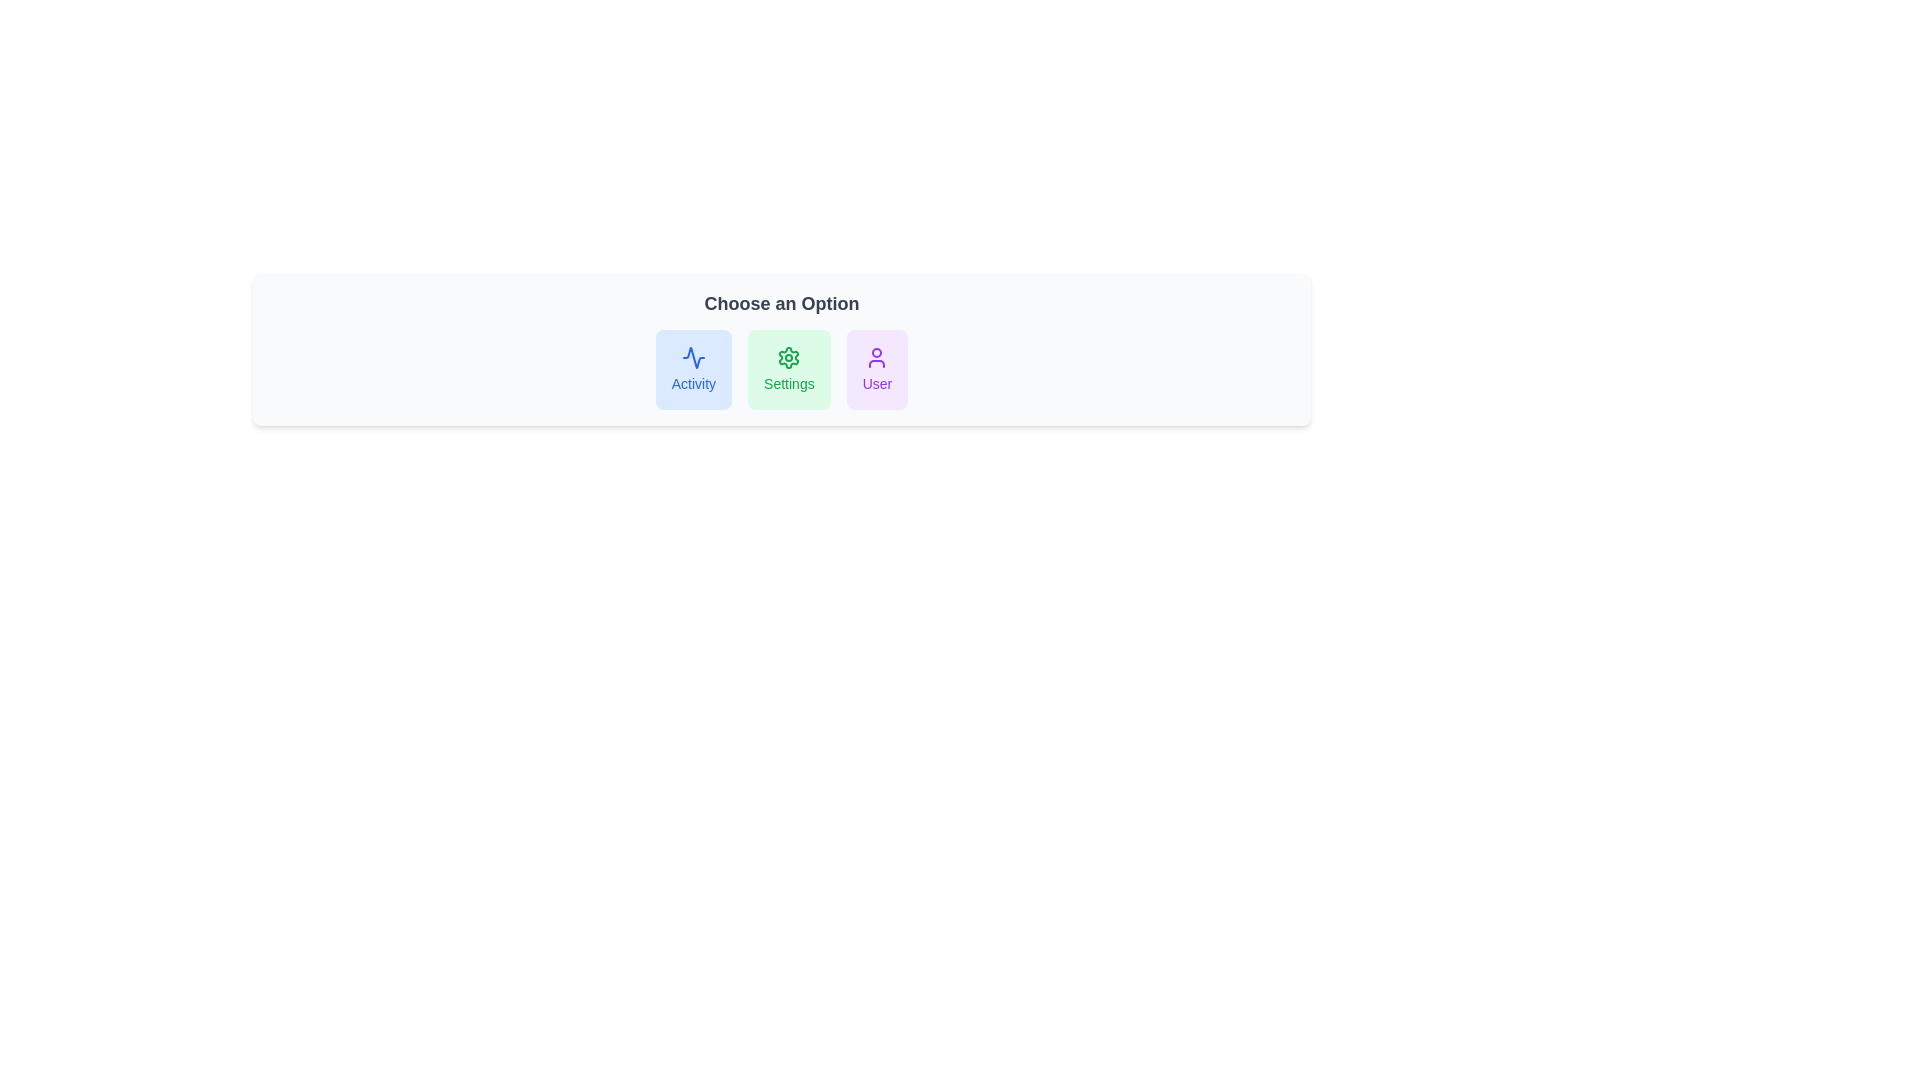 The image size is (1920, 1080). Describe the element at coordinates (877, 384) in the screenshot. I see `text label located below the icon in the third button from the left in a horizontal row of three buttons` at that location.